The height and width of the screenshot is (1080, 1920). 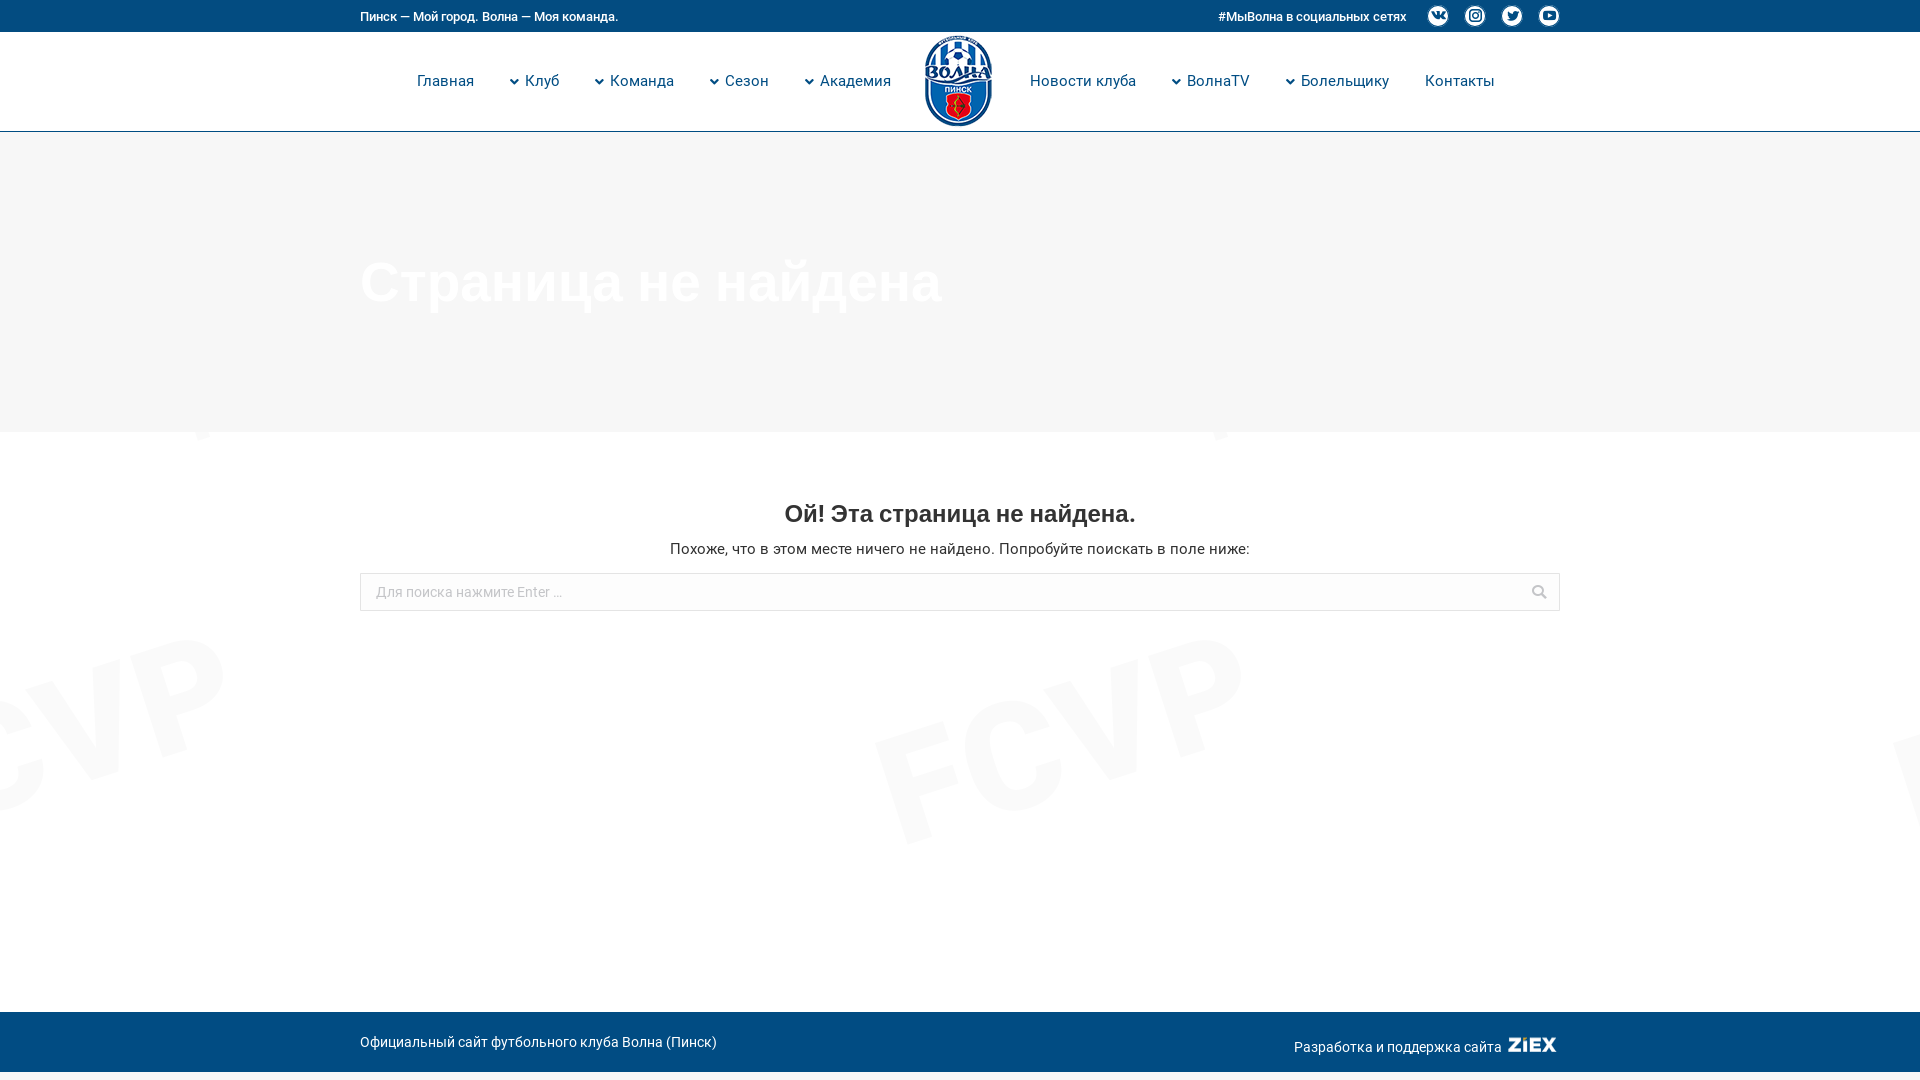 What do you see at coordinates (1512, 15) in the screenshot?
I see `'Twitter'` at bounding box center [1512, 15].